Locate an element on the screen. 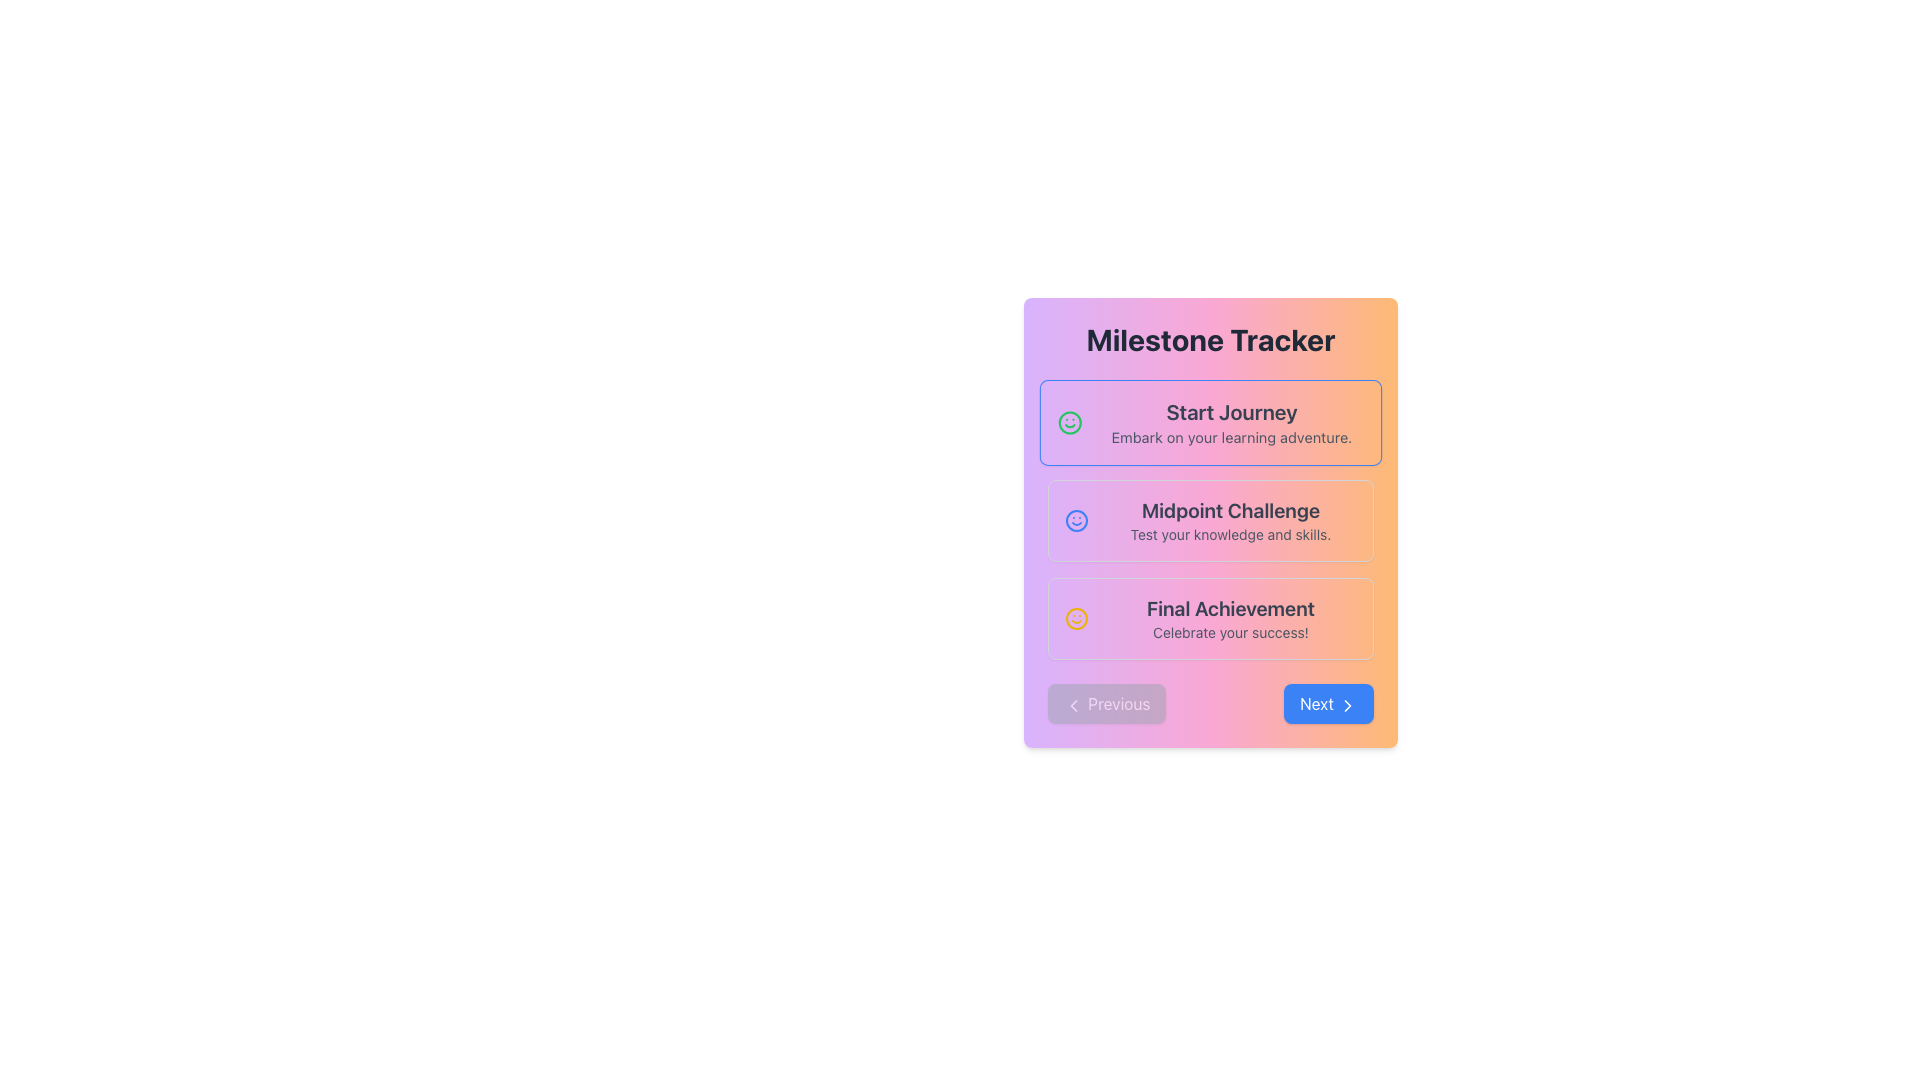 The image size is (1920, 1080). the 'Next' button located at the bottom-right corner of the interface to proceed to the next step or page in the application is located at coordinates (1329, 703).